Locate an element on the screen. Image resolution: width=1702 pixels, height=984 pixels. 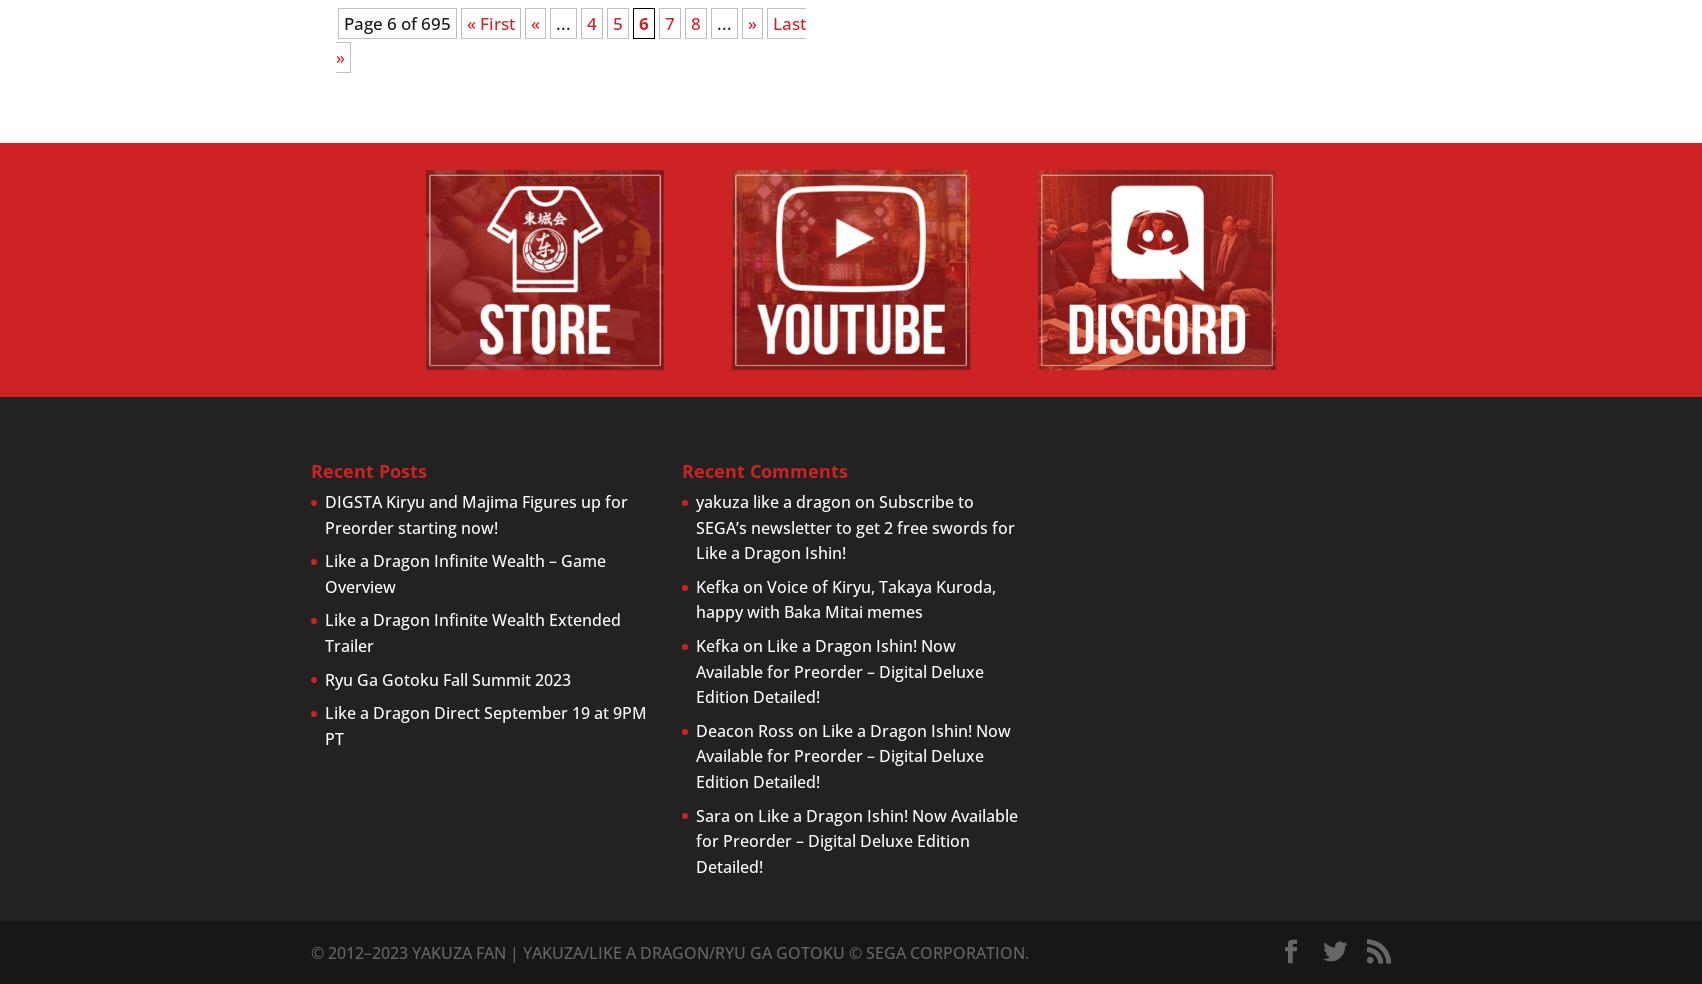
'6' is located at coordinates (638, 22).